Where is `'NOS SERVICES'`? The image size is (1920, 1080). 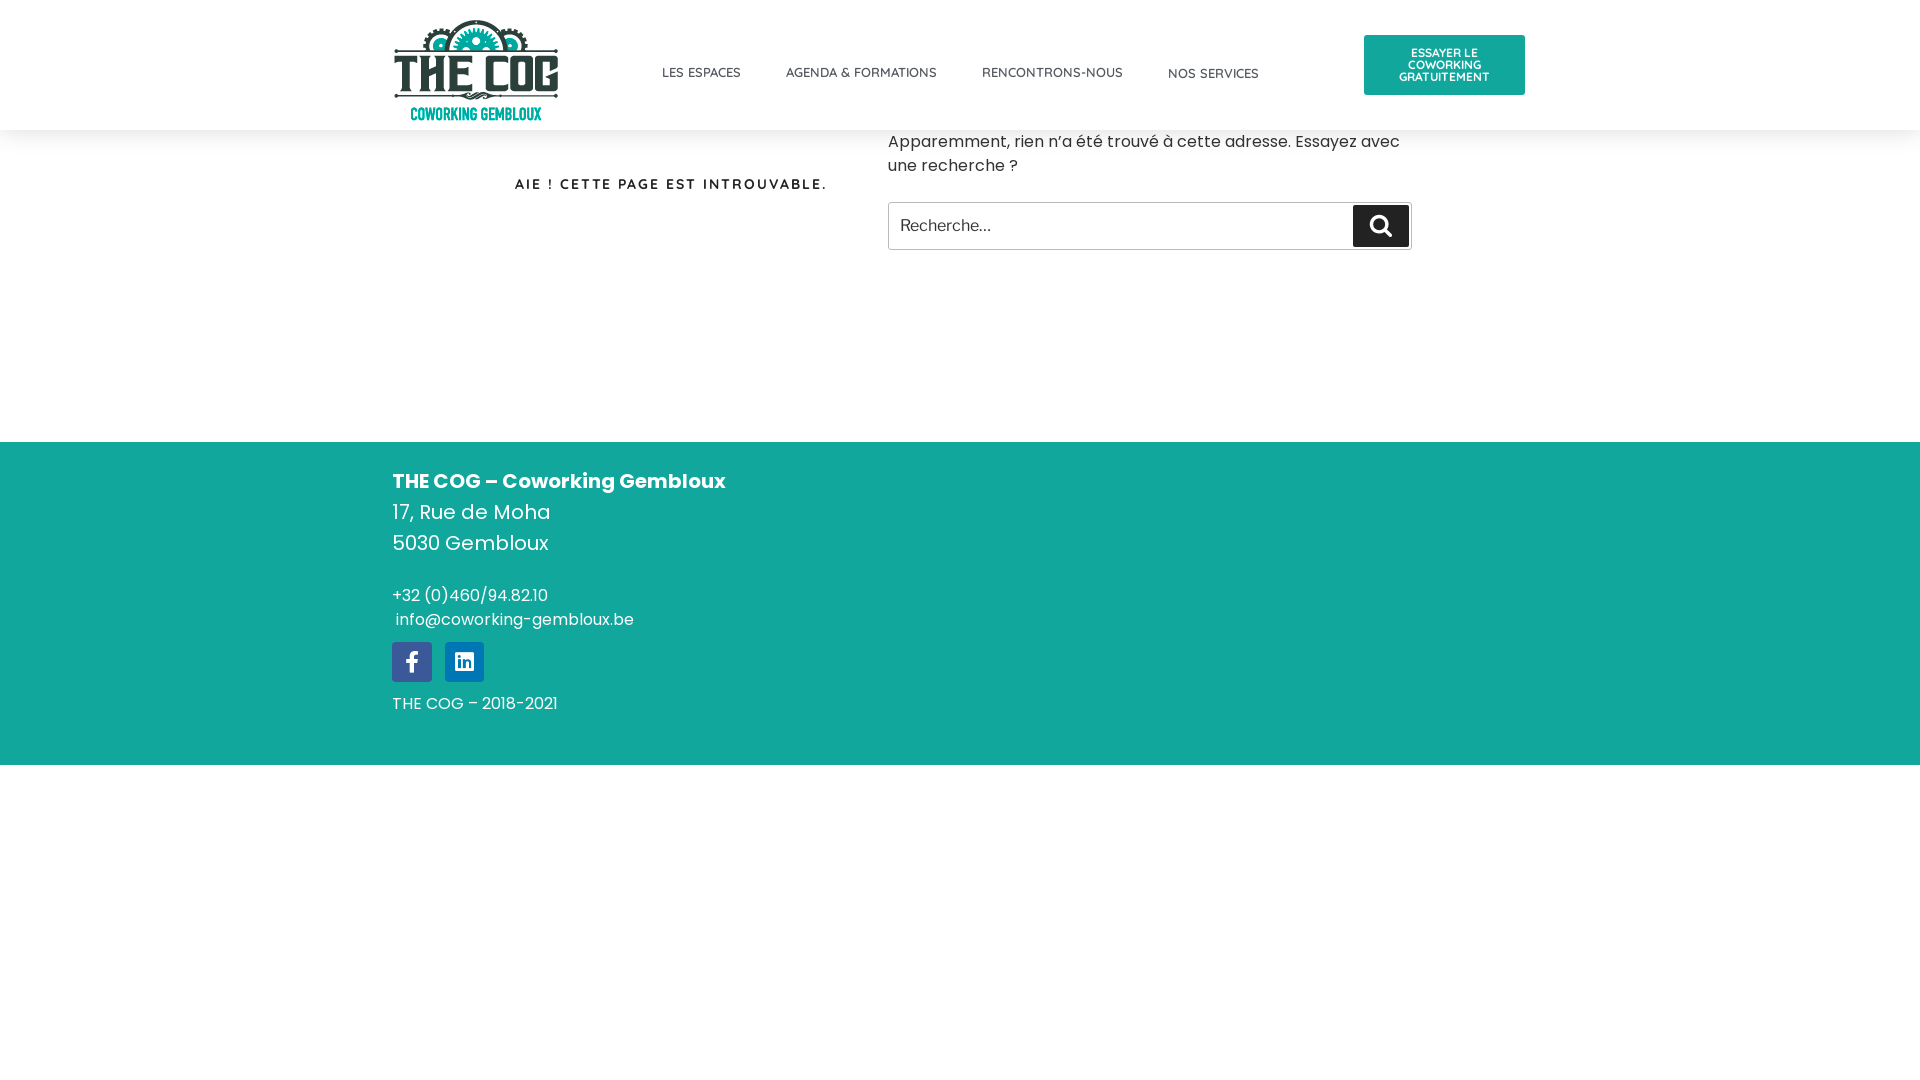
'NOS SERVICES' is located at coordinates (1211, 71).